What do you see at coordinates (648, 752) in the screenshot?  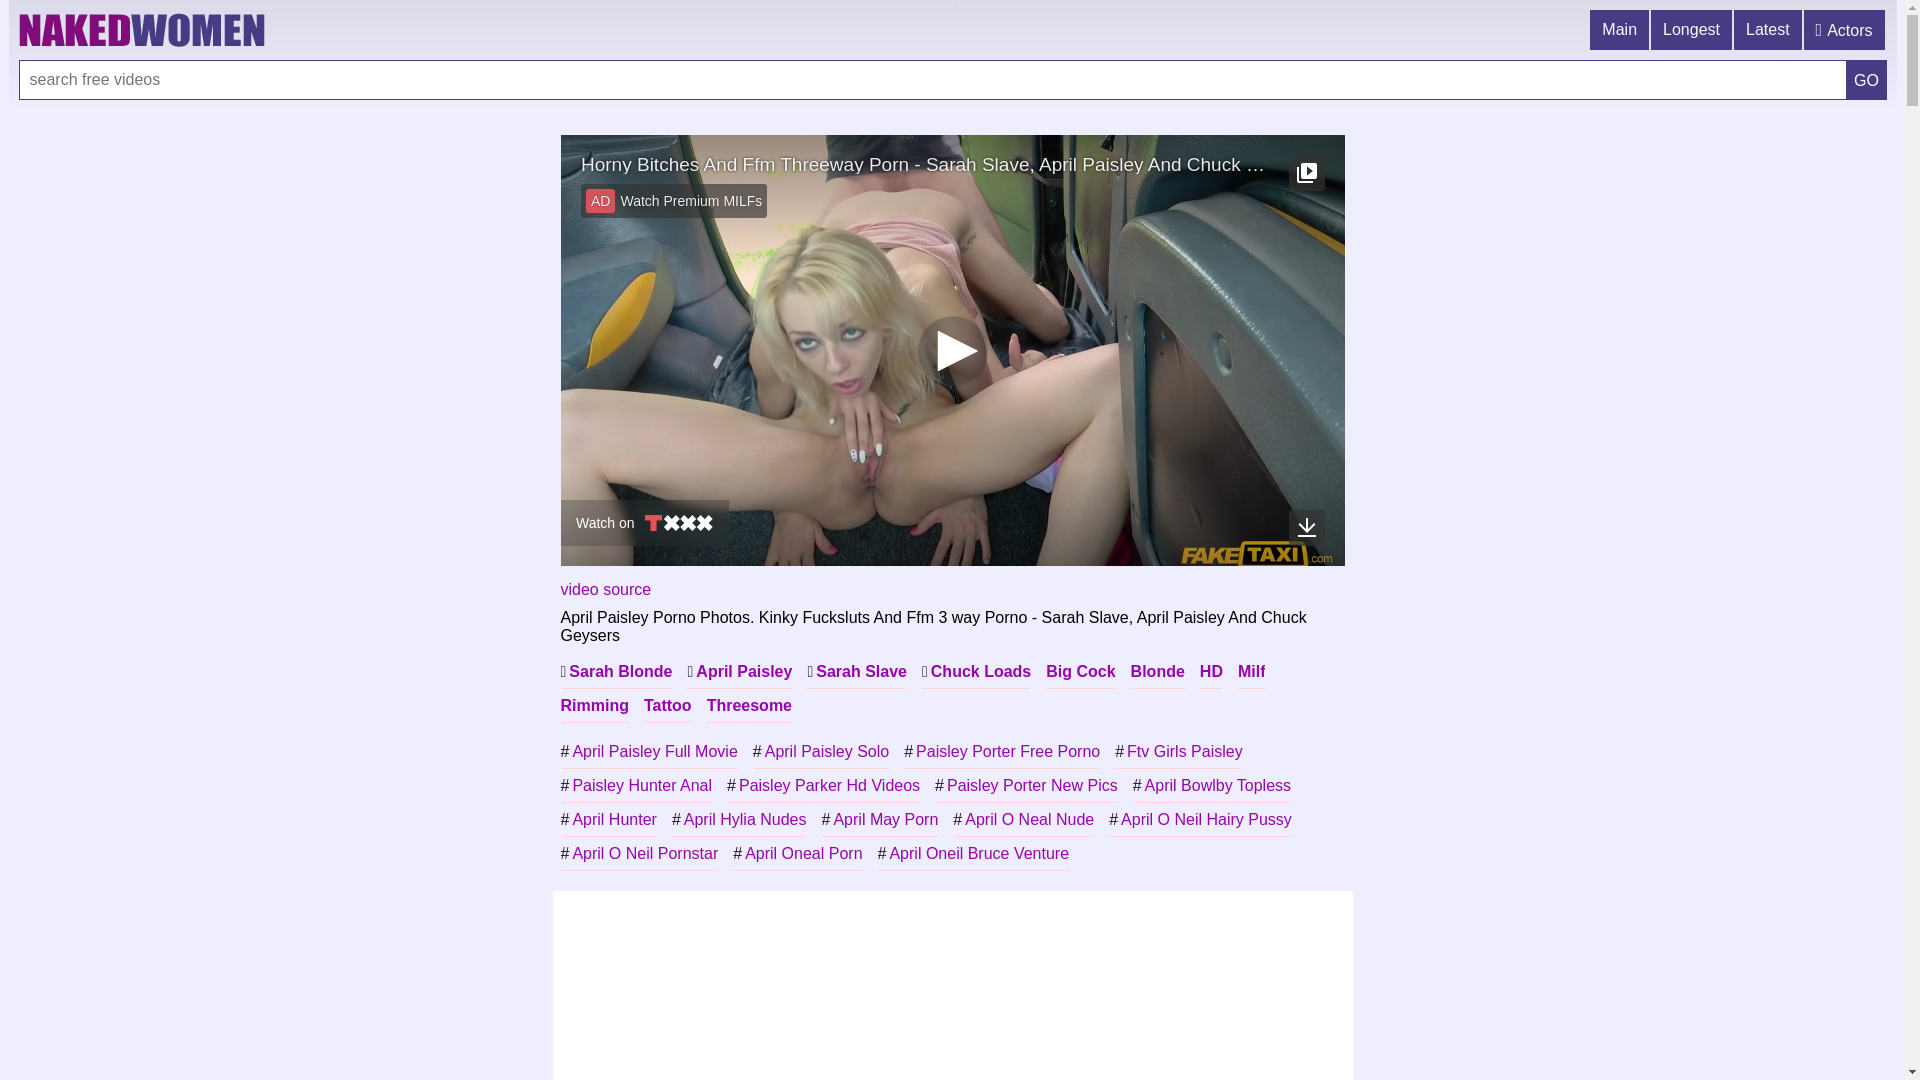 I see `'April Paisley Full Movie'` at bounding box center [648, 752].